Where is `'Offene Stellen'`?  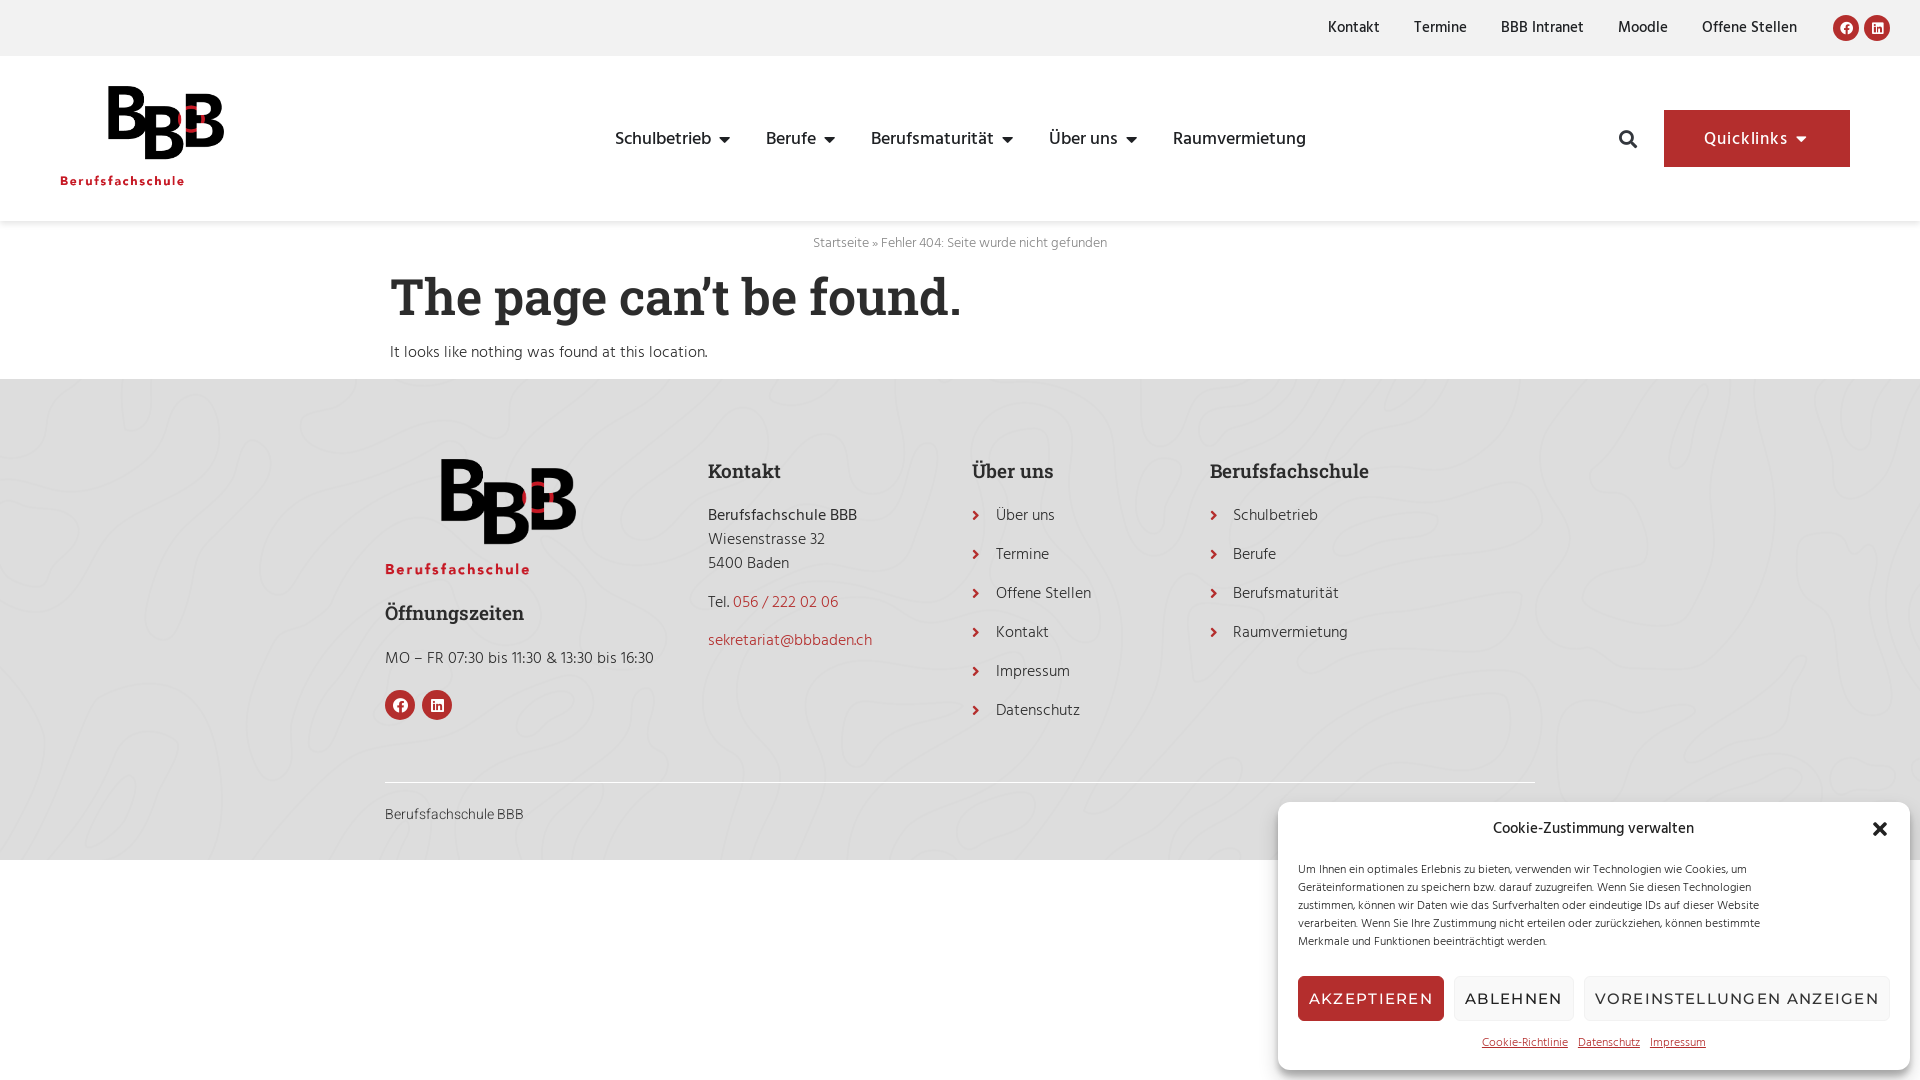 'Offene Stellen' is located at coordinates (1089, 592).